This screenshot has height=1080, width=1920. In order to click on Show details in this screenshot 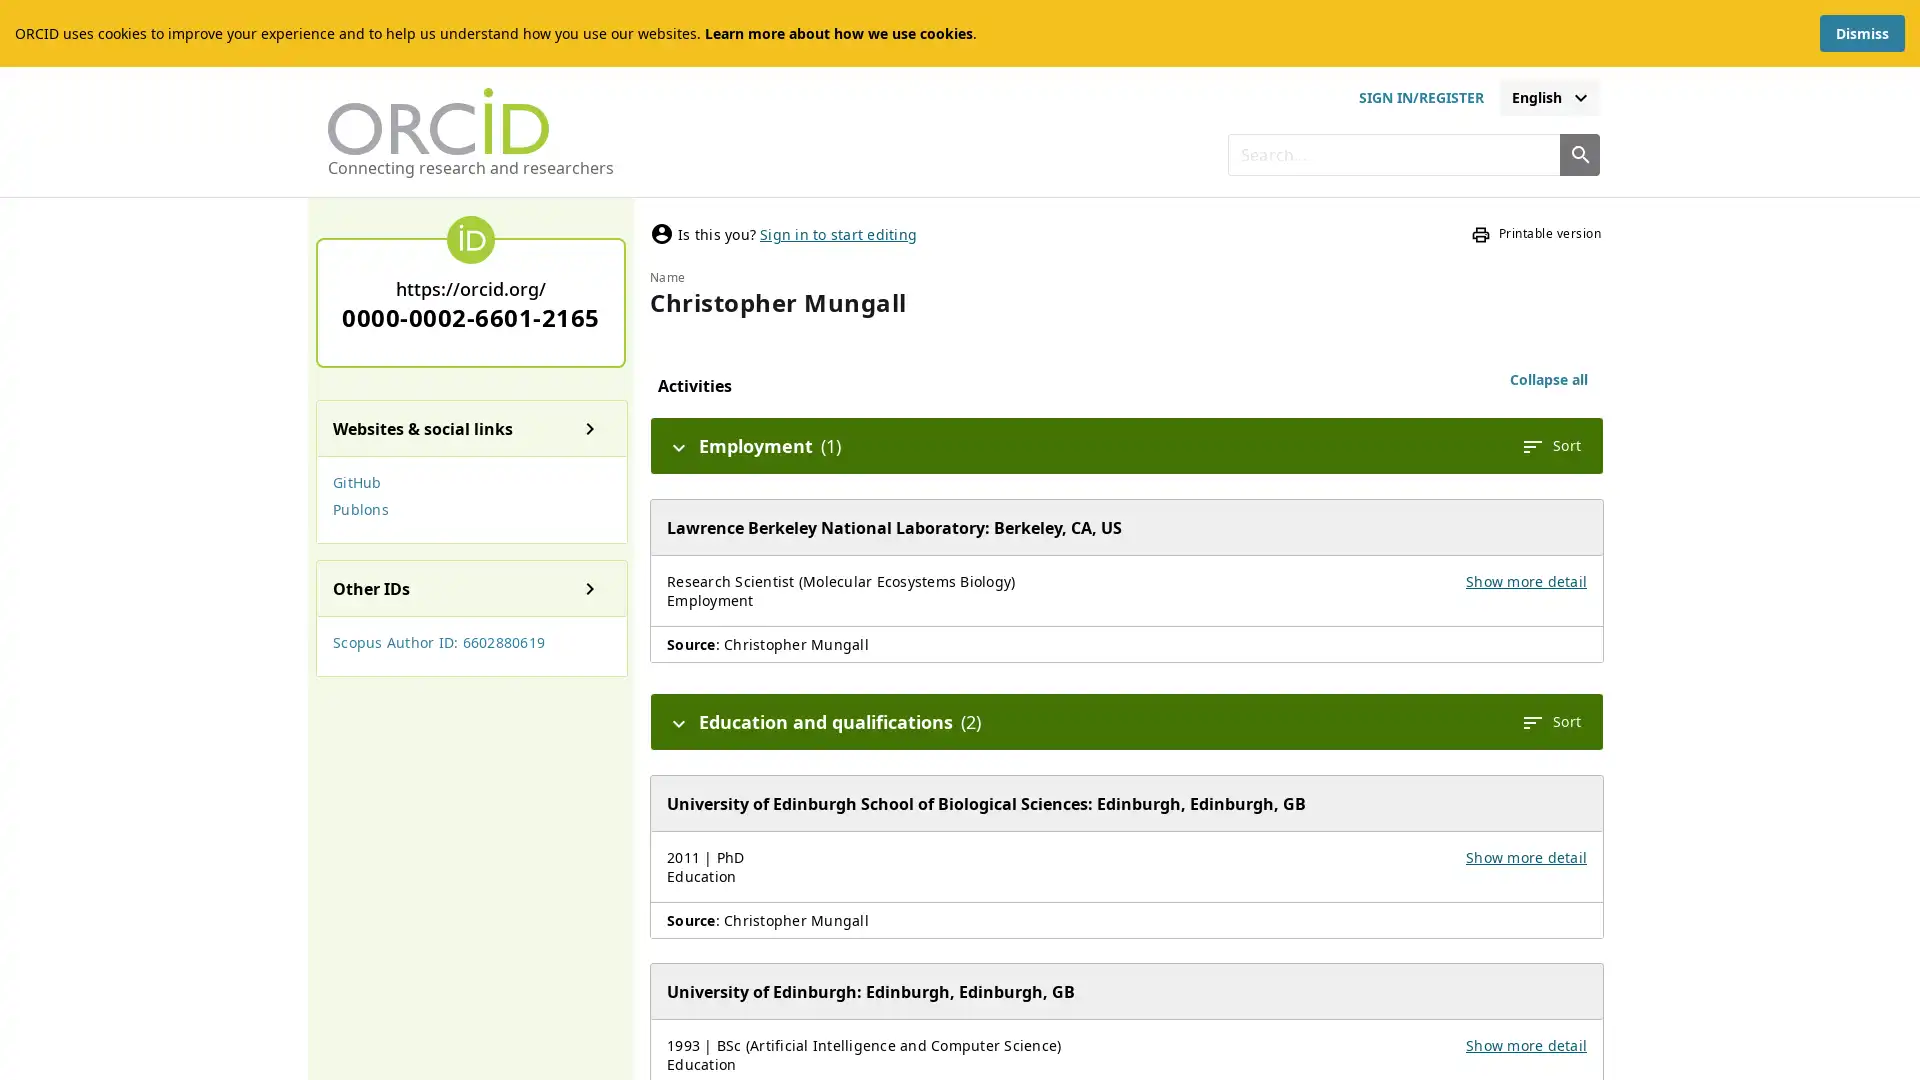, I will do `click(589, 586)`.